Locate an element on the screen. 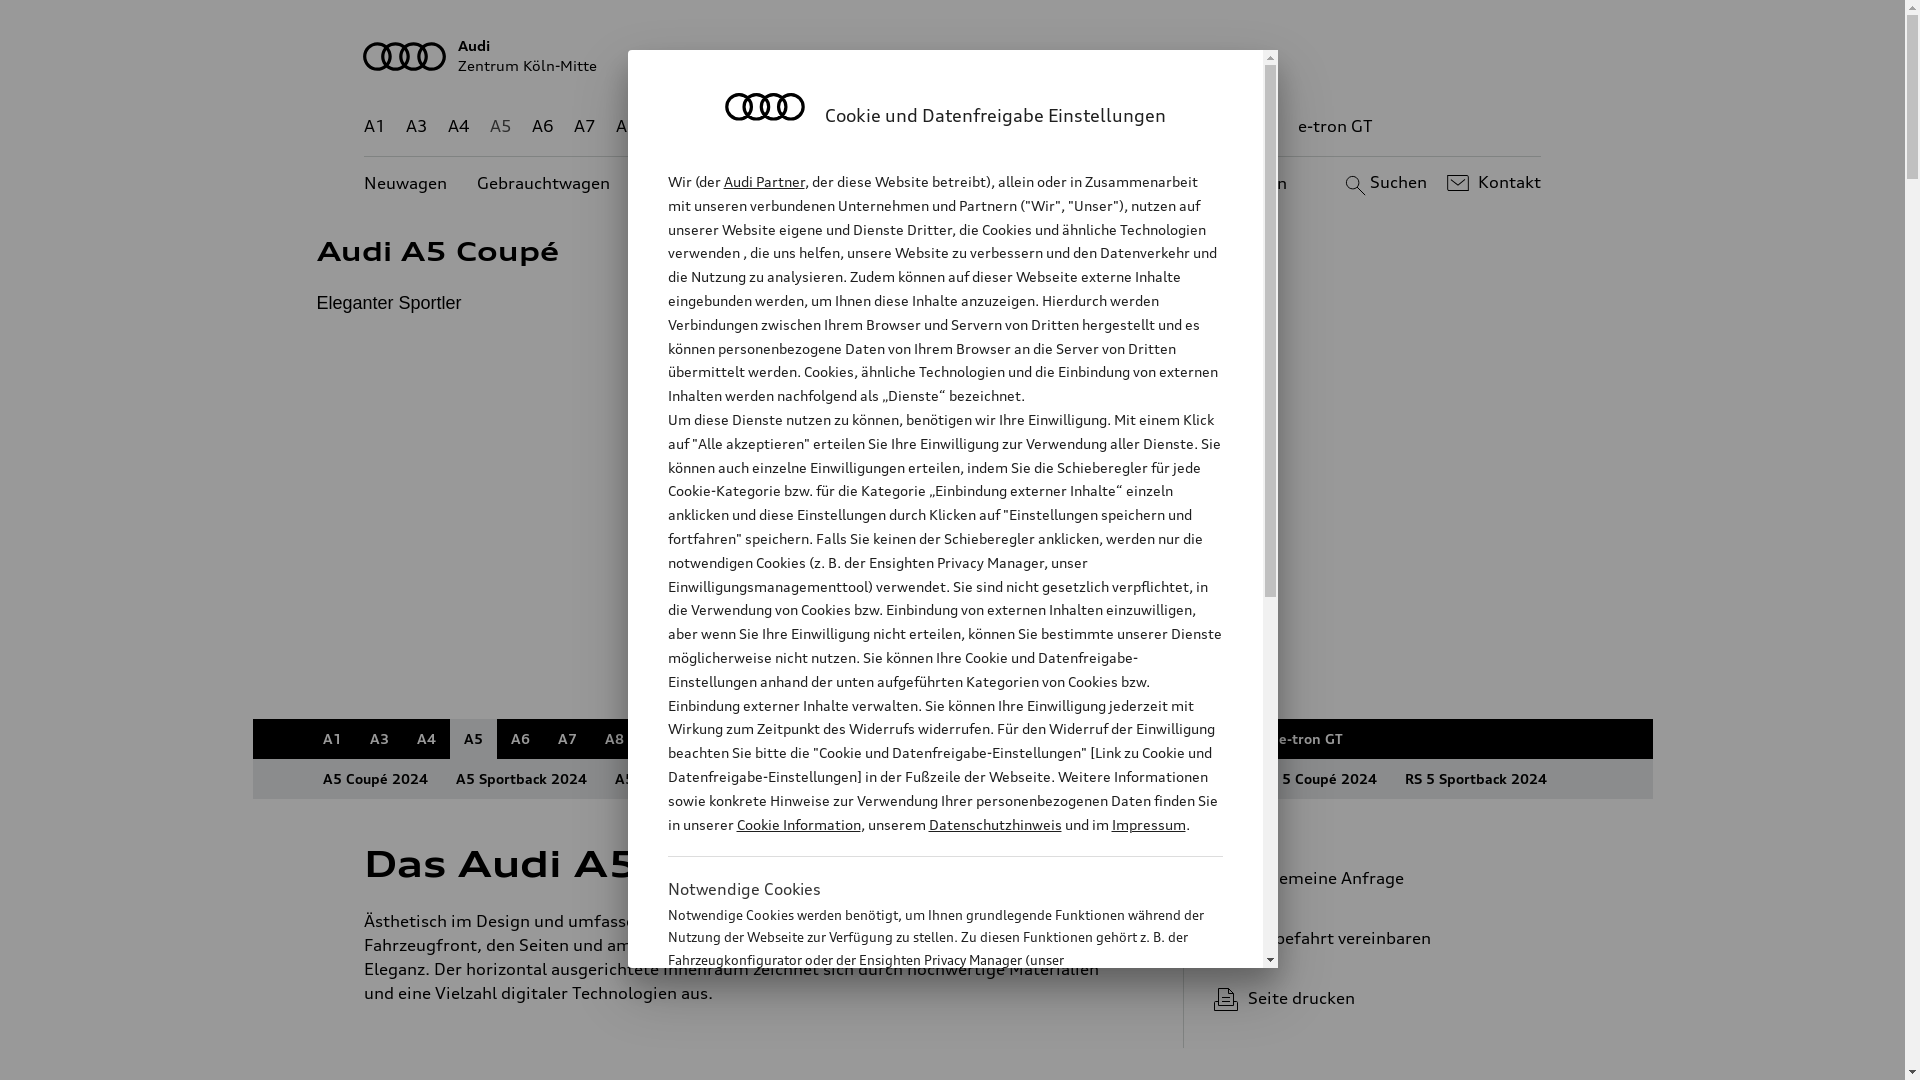  'RS 5 Sportback 2024' is located at coordinates (1389, 778).